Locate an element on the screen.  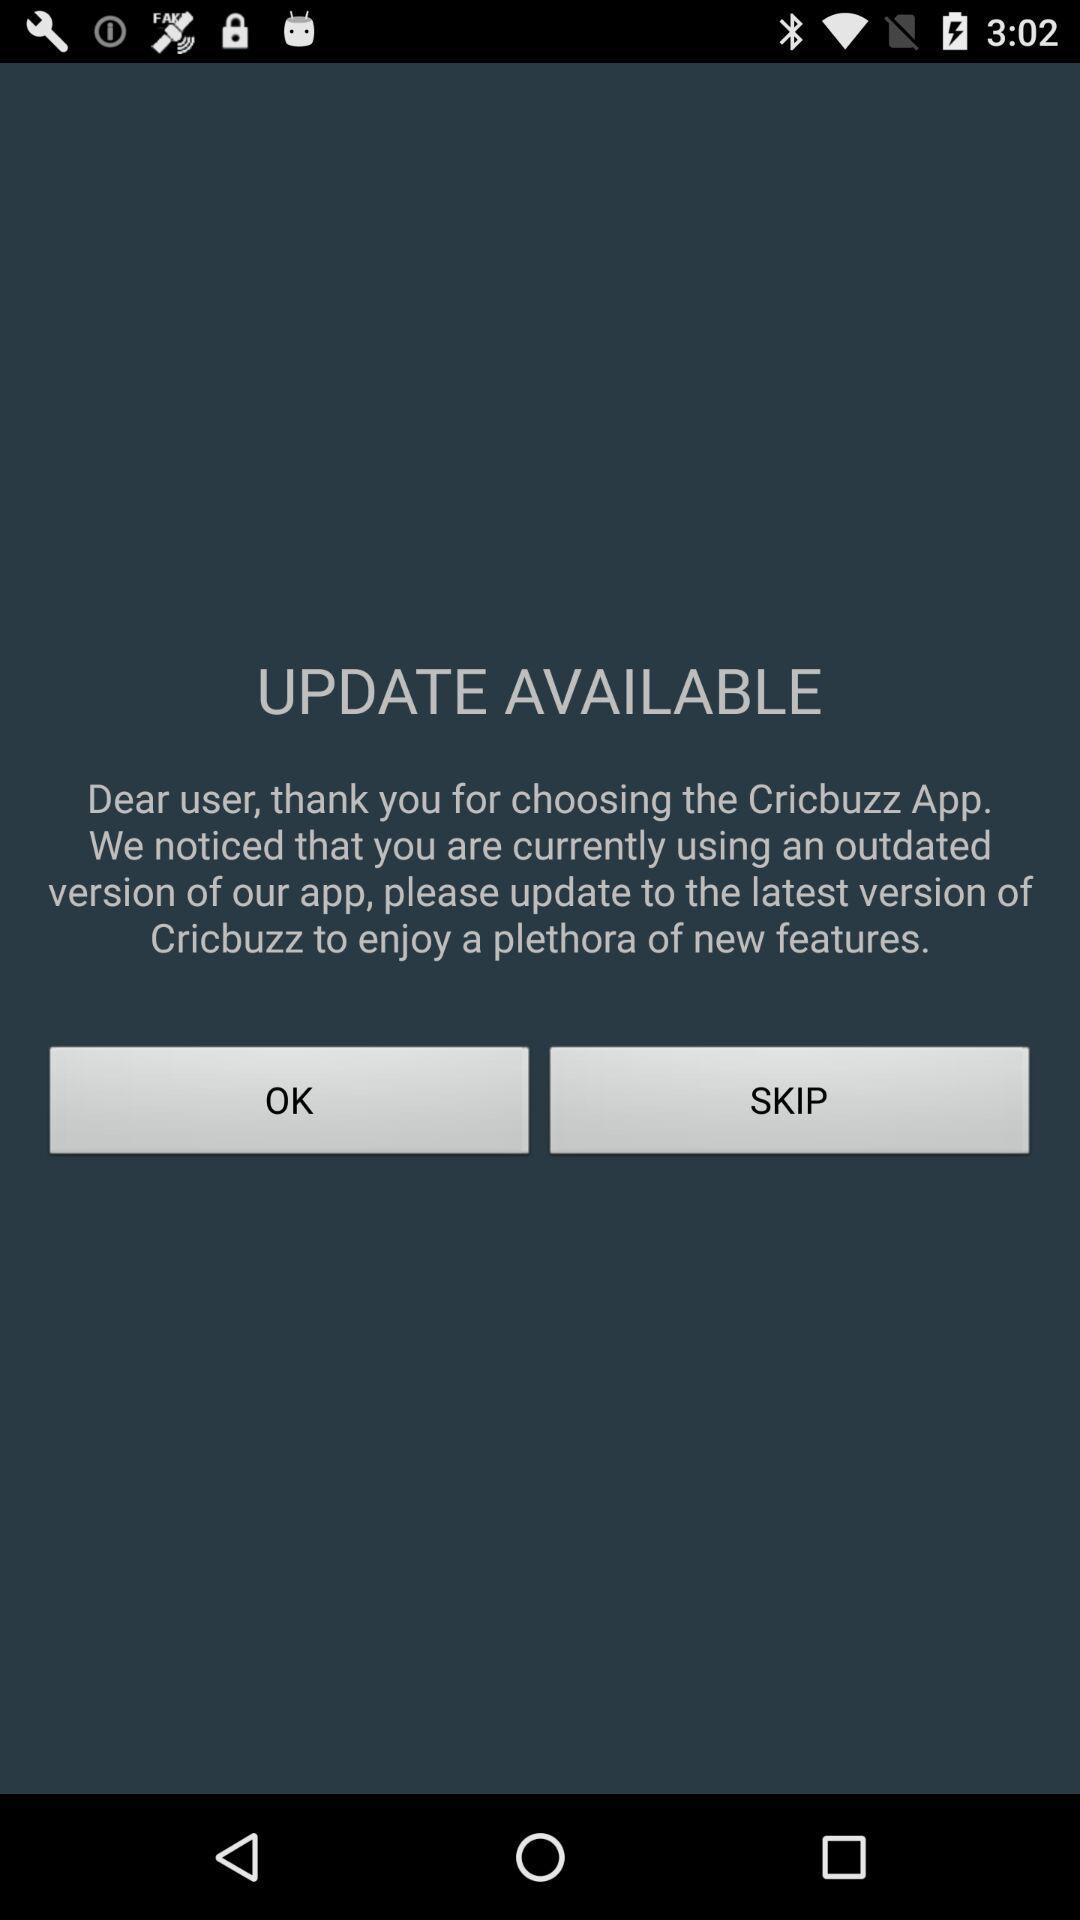
app below dear user thank icon is located at coordinates (289, 1105).